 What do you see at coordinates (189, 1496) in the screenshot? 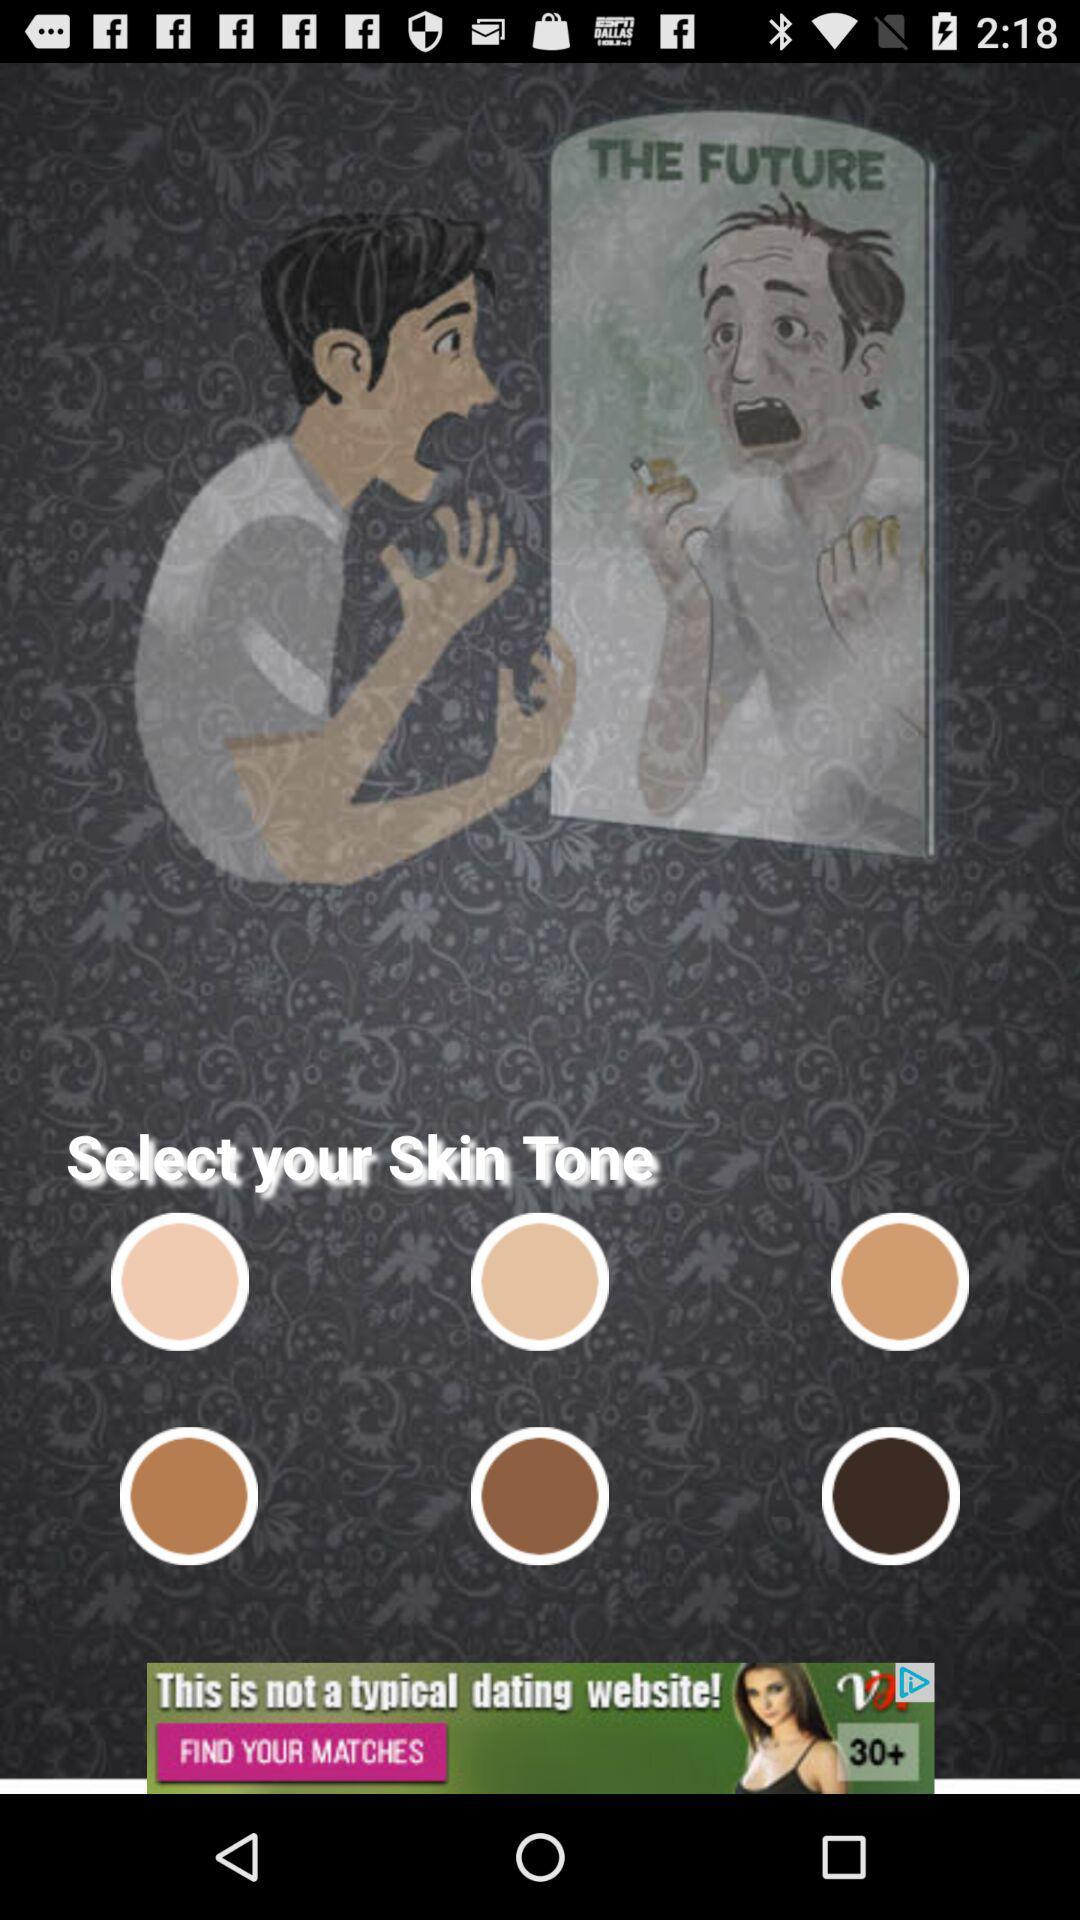
I see `choose this skin tone` at bounding box center [189, 1496].